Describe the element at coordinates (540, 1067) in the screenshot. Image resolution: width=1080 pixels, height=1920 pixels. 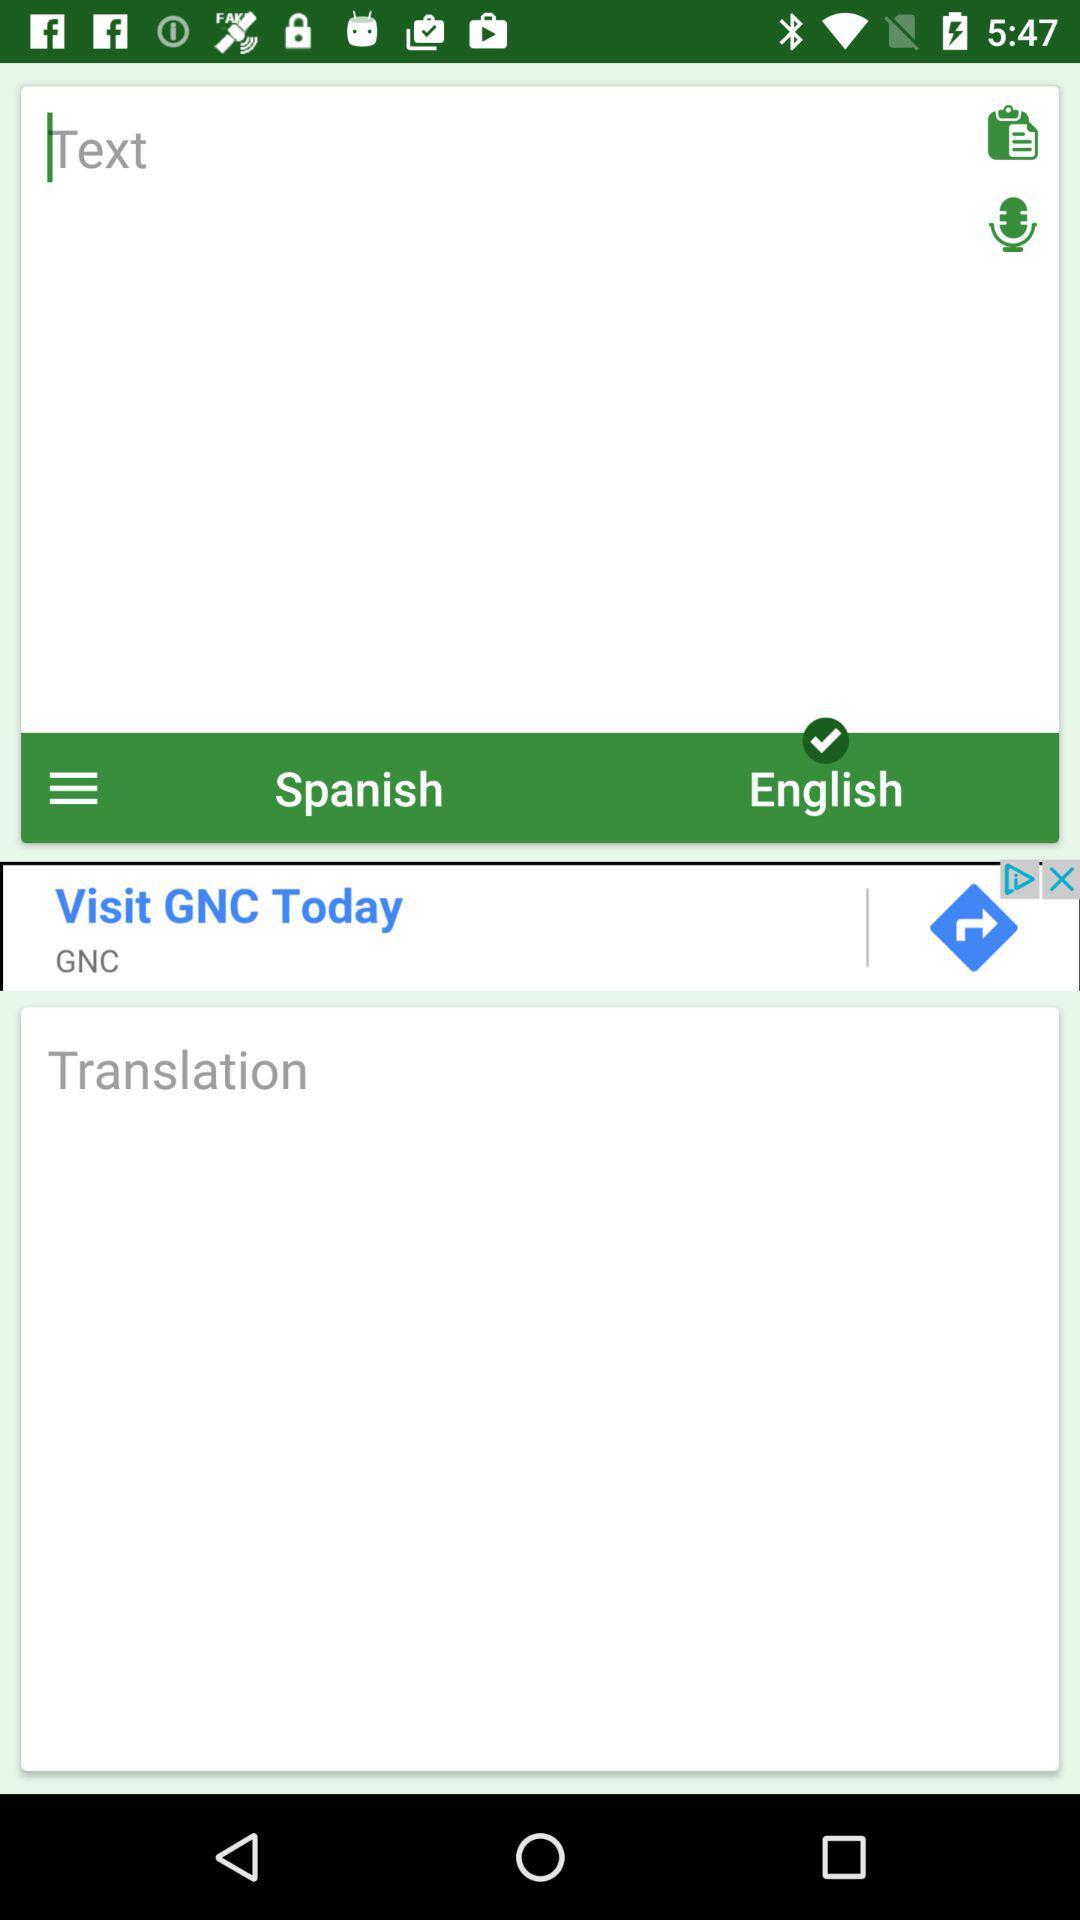
I see `translate` at that location.